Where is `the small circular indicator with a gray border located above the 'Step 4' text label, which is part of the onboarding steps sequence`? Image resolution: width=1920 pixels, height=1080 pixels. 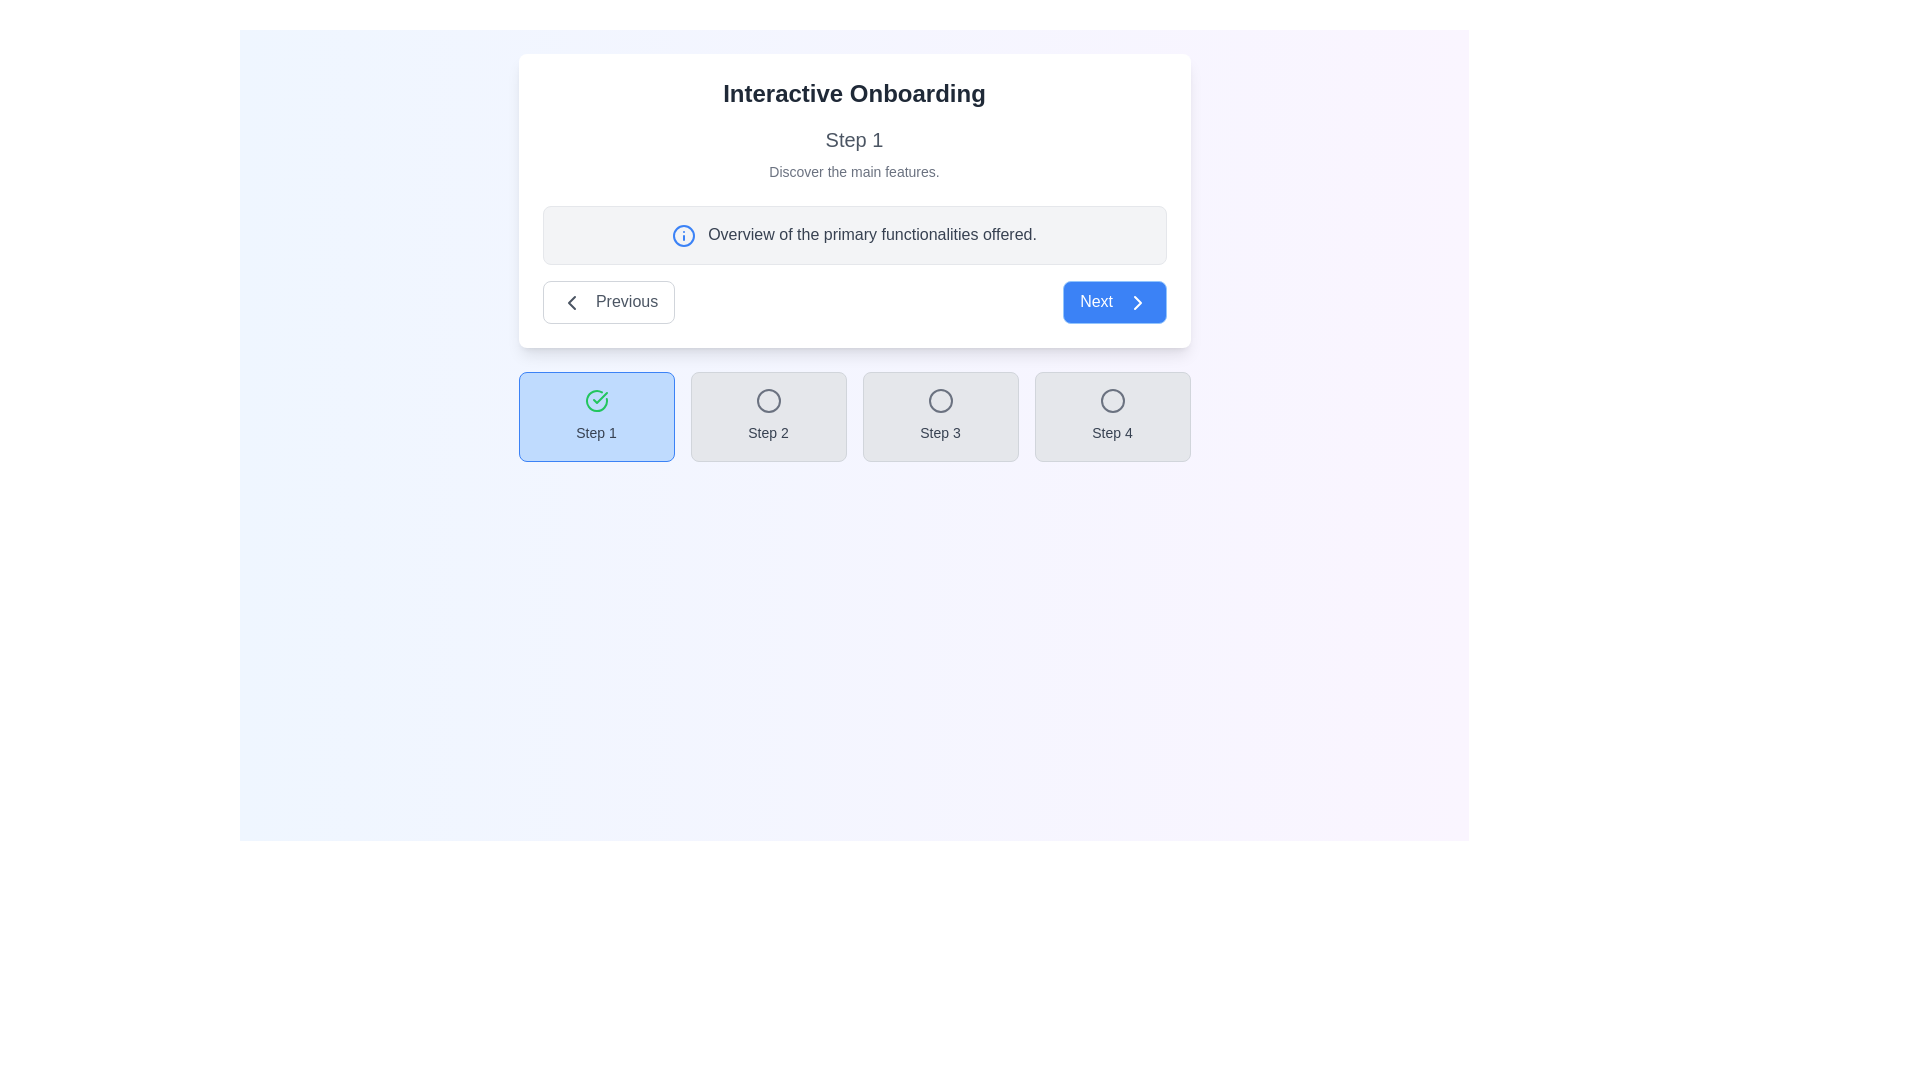
the small circular indicator with a gray border located above the 'Step 4' text label, which is part of the onboarding steps sequence is located at coordinates (1111, 400).